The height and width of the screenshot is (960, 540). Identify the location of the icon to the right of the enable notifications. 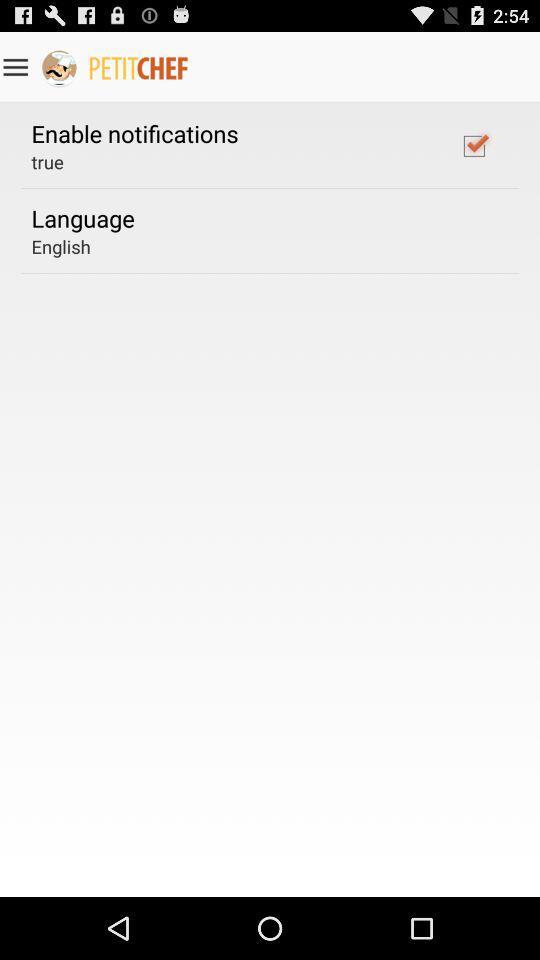
(473, 144).